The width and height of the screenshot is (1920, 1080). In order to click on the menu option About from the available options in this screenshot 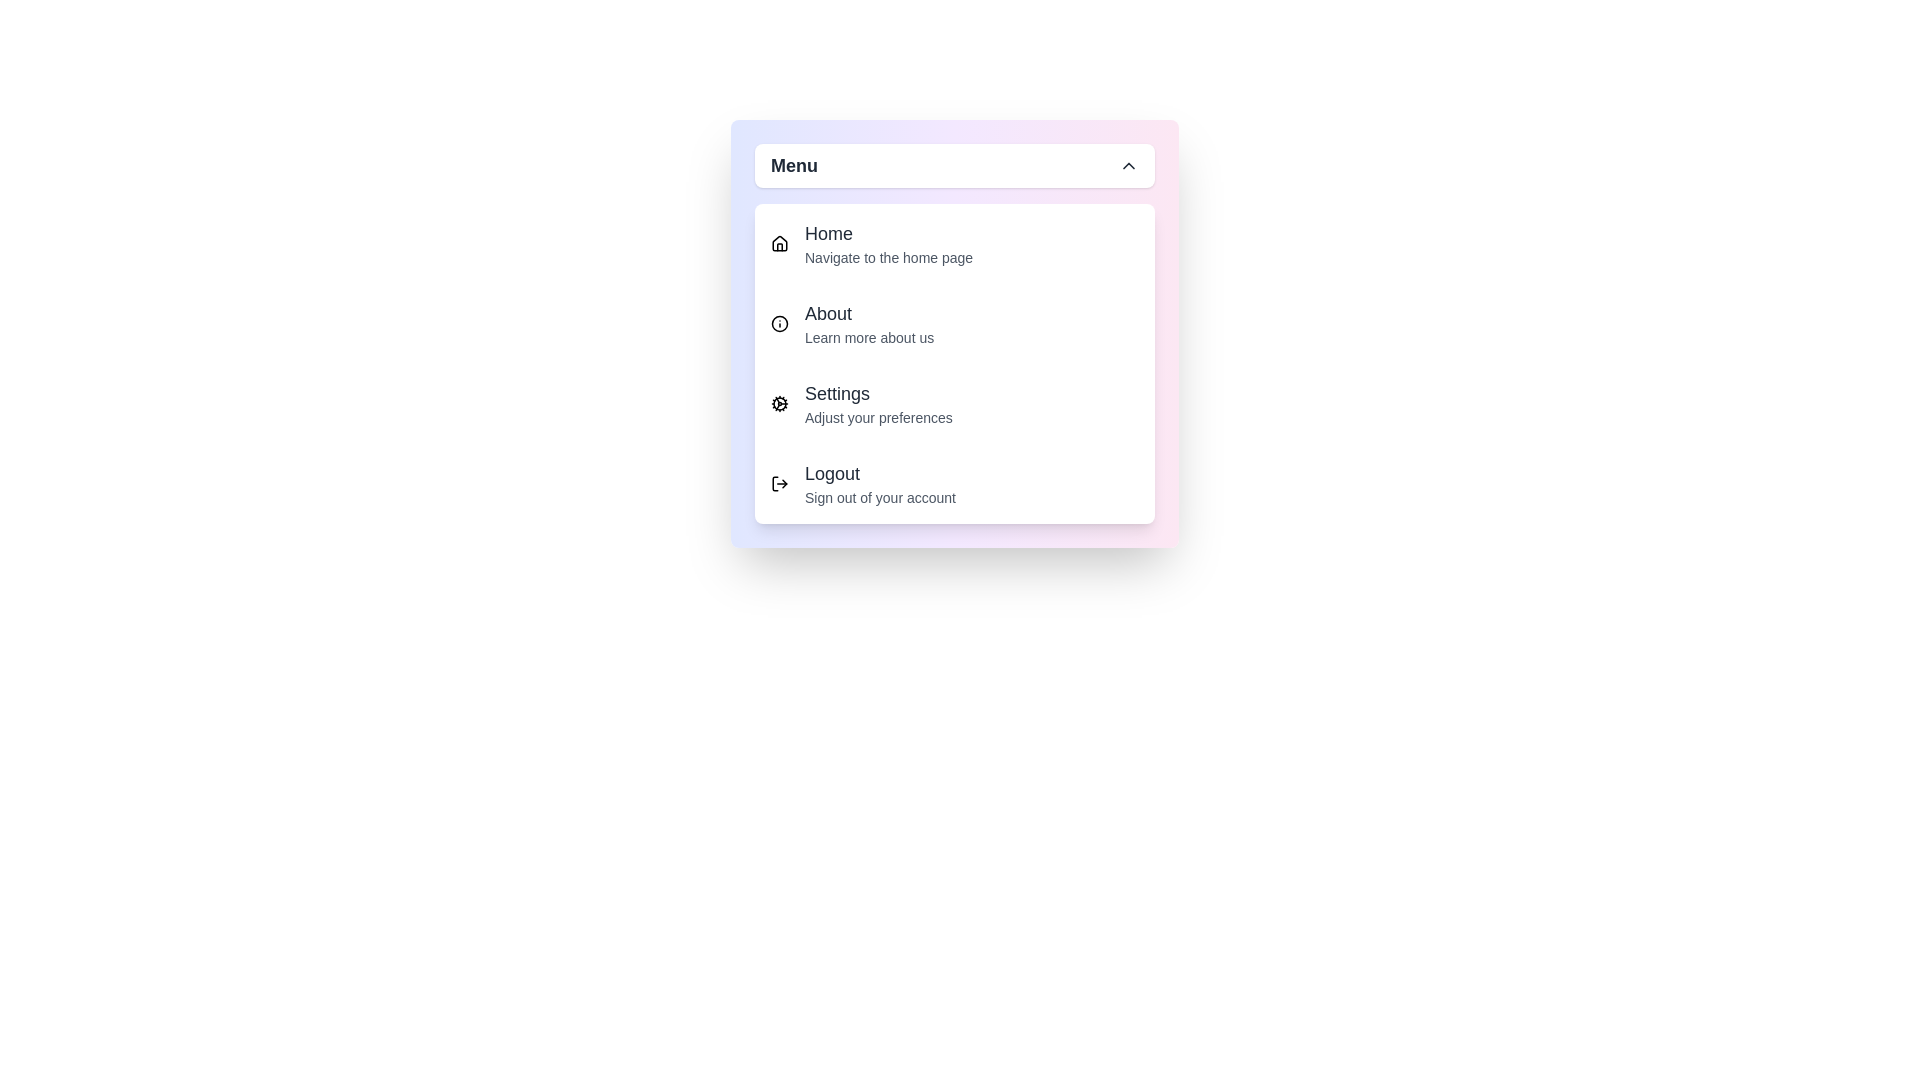, I will do `click(954, 323)`.